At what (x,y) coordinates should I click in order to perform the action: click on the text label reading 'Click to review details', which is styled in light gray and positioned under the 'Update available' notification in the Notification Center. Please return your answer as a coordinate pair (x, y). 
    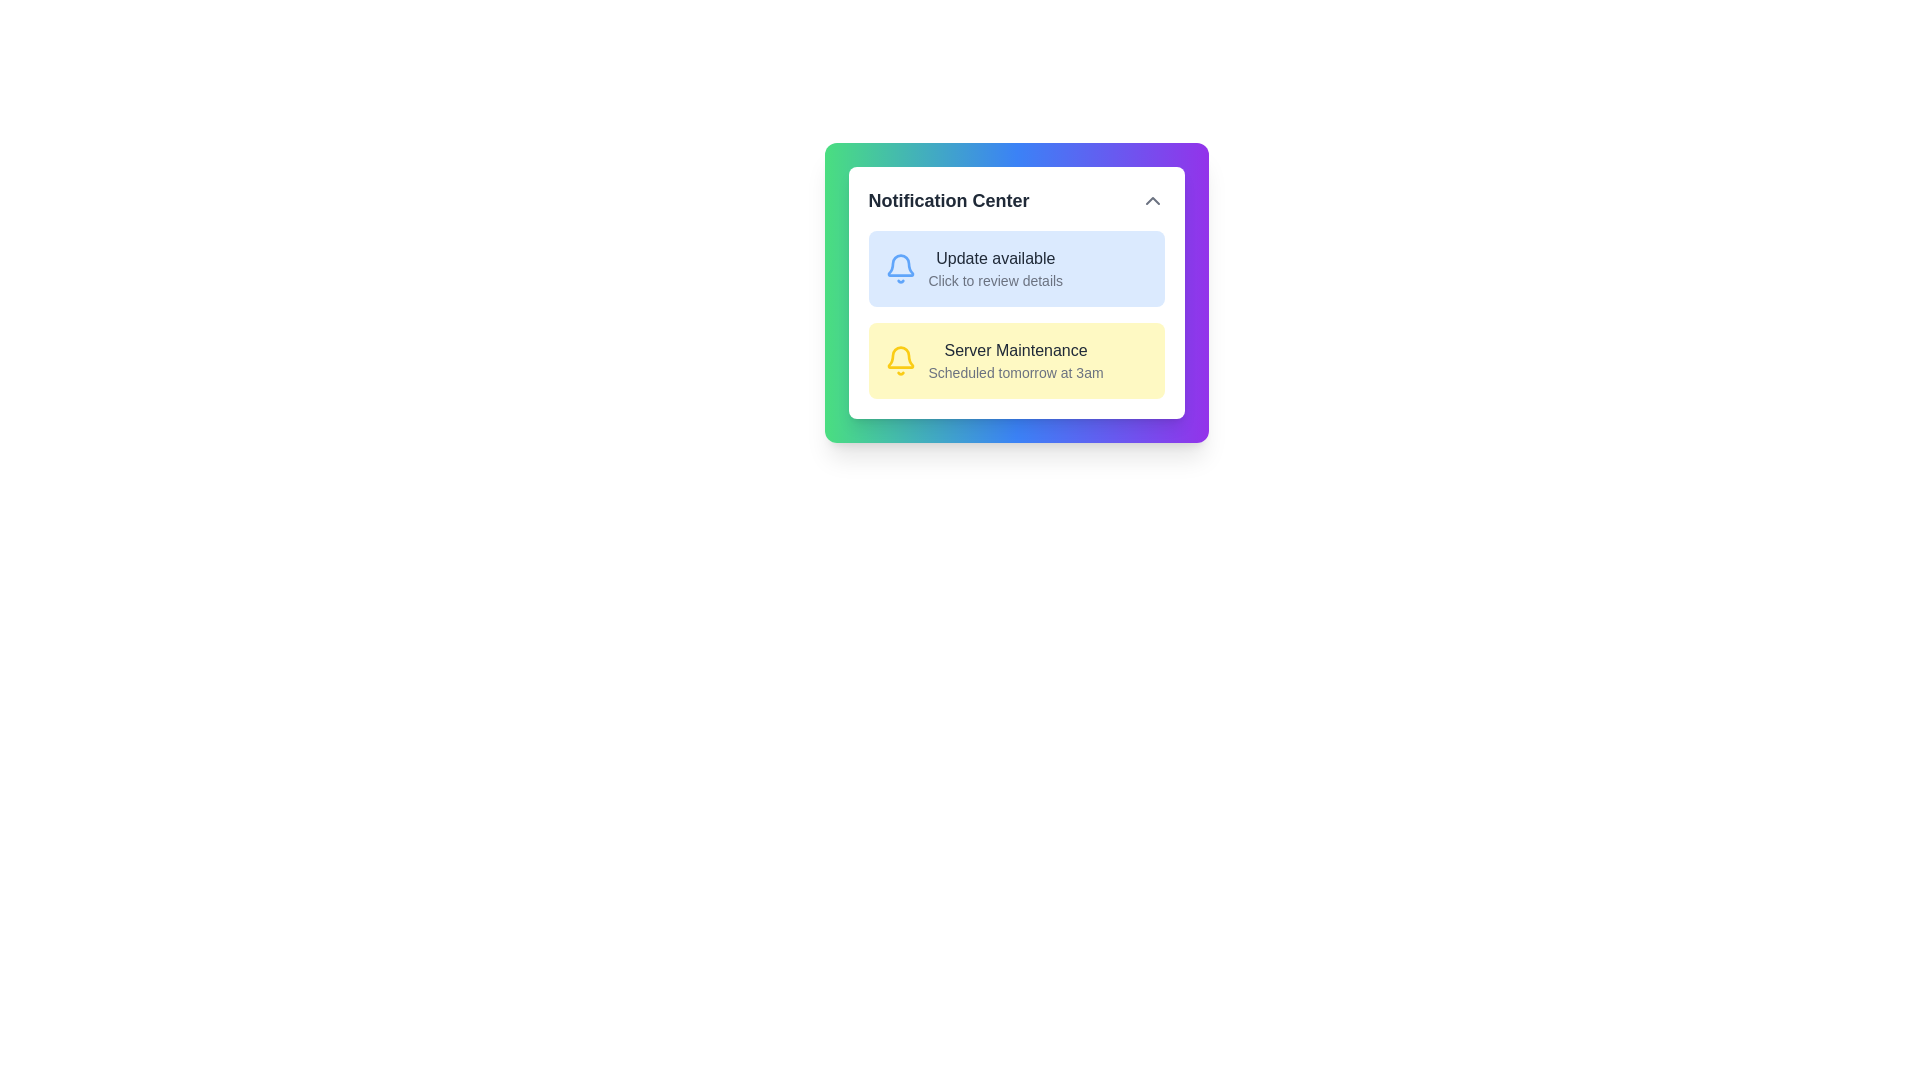
    Looking at the image, I should click on (995, 281).